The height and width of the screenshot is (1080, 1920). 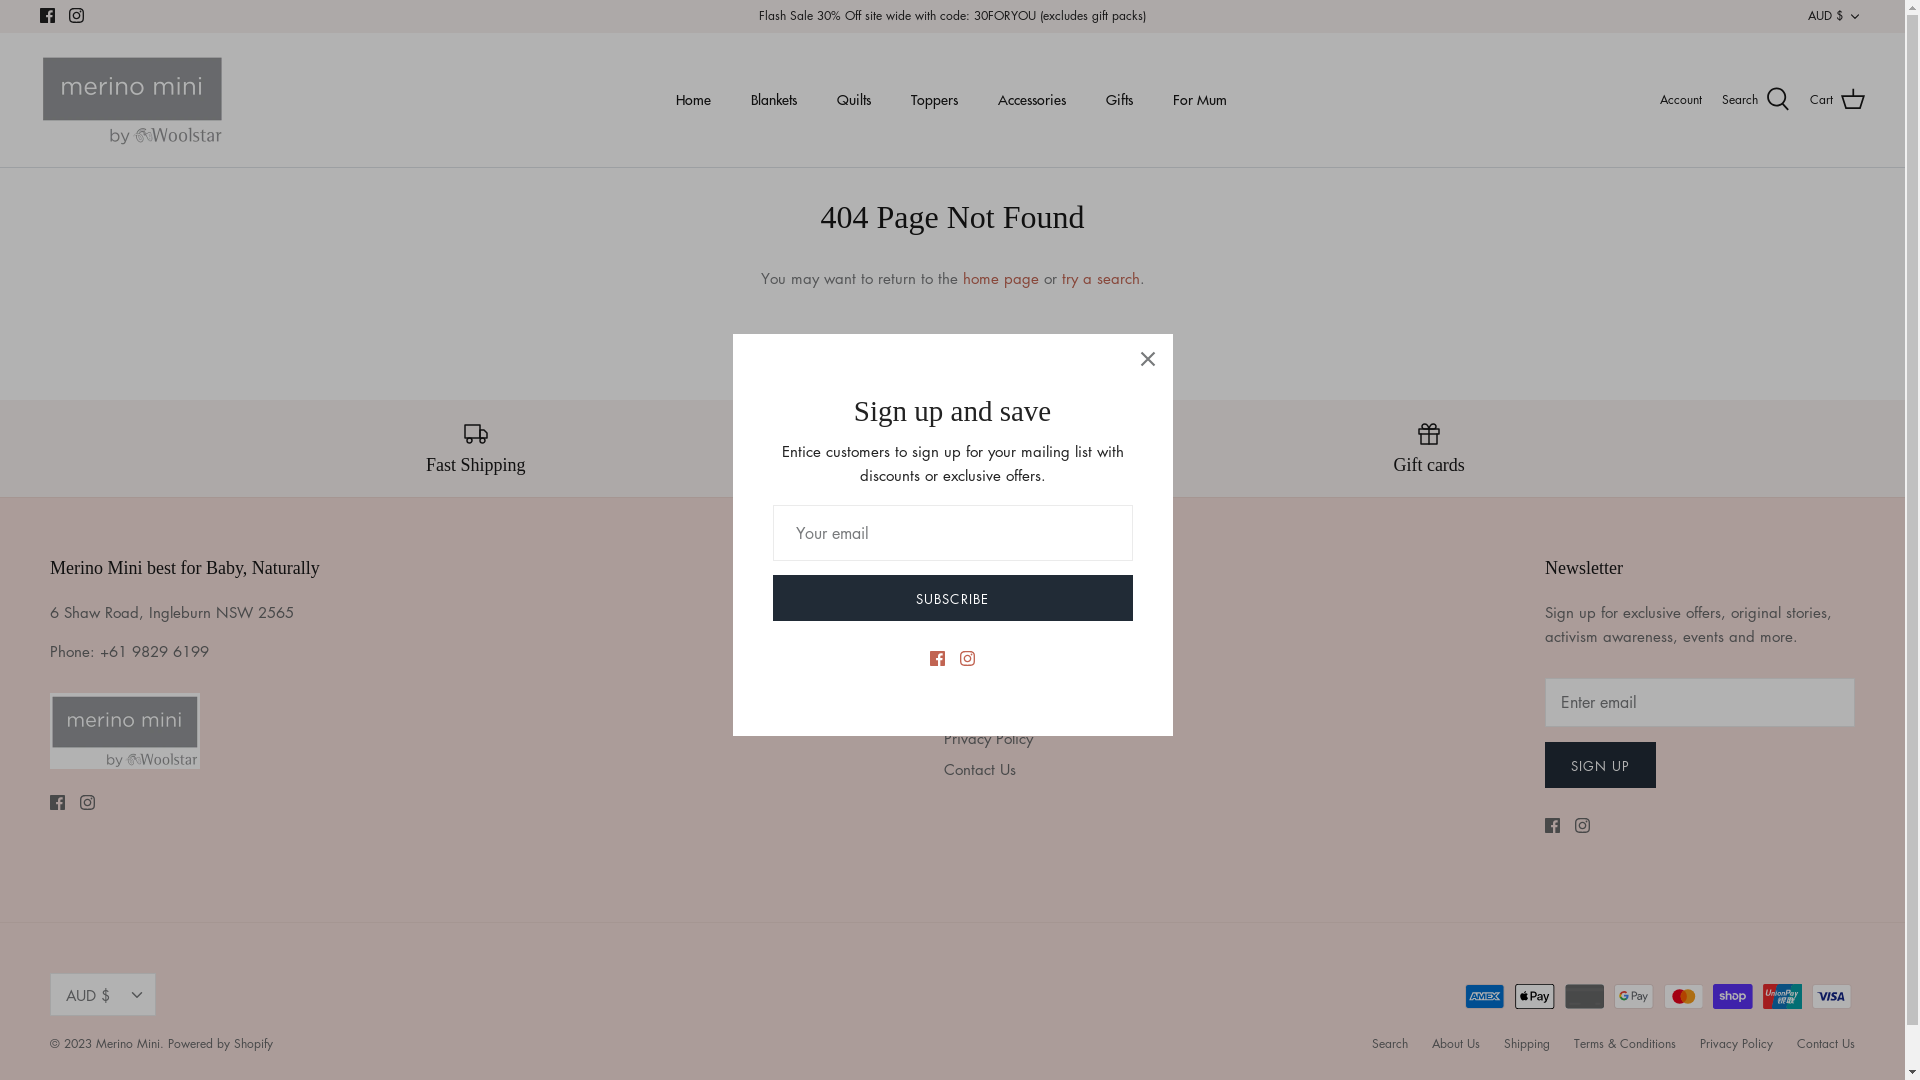 I want to click on 'Toppers', so click(x=891, y=99).